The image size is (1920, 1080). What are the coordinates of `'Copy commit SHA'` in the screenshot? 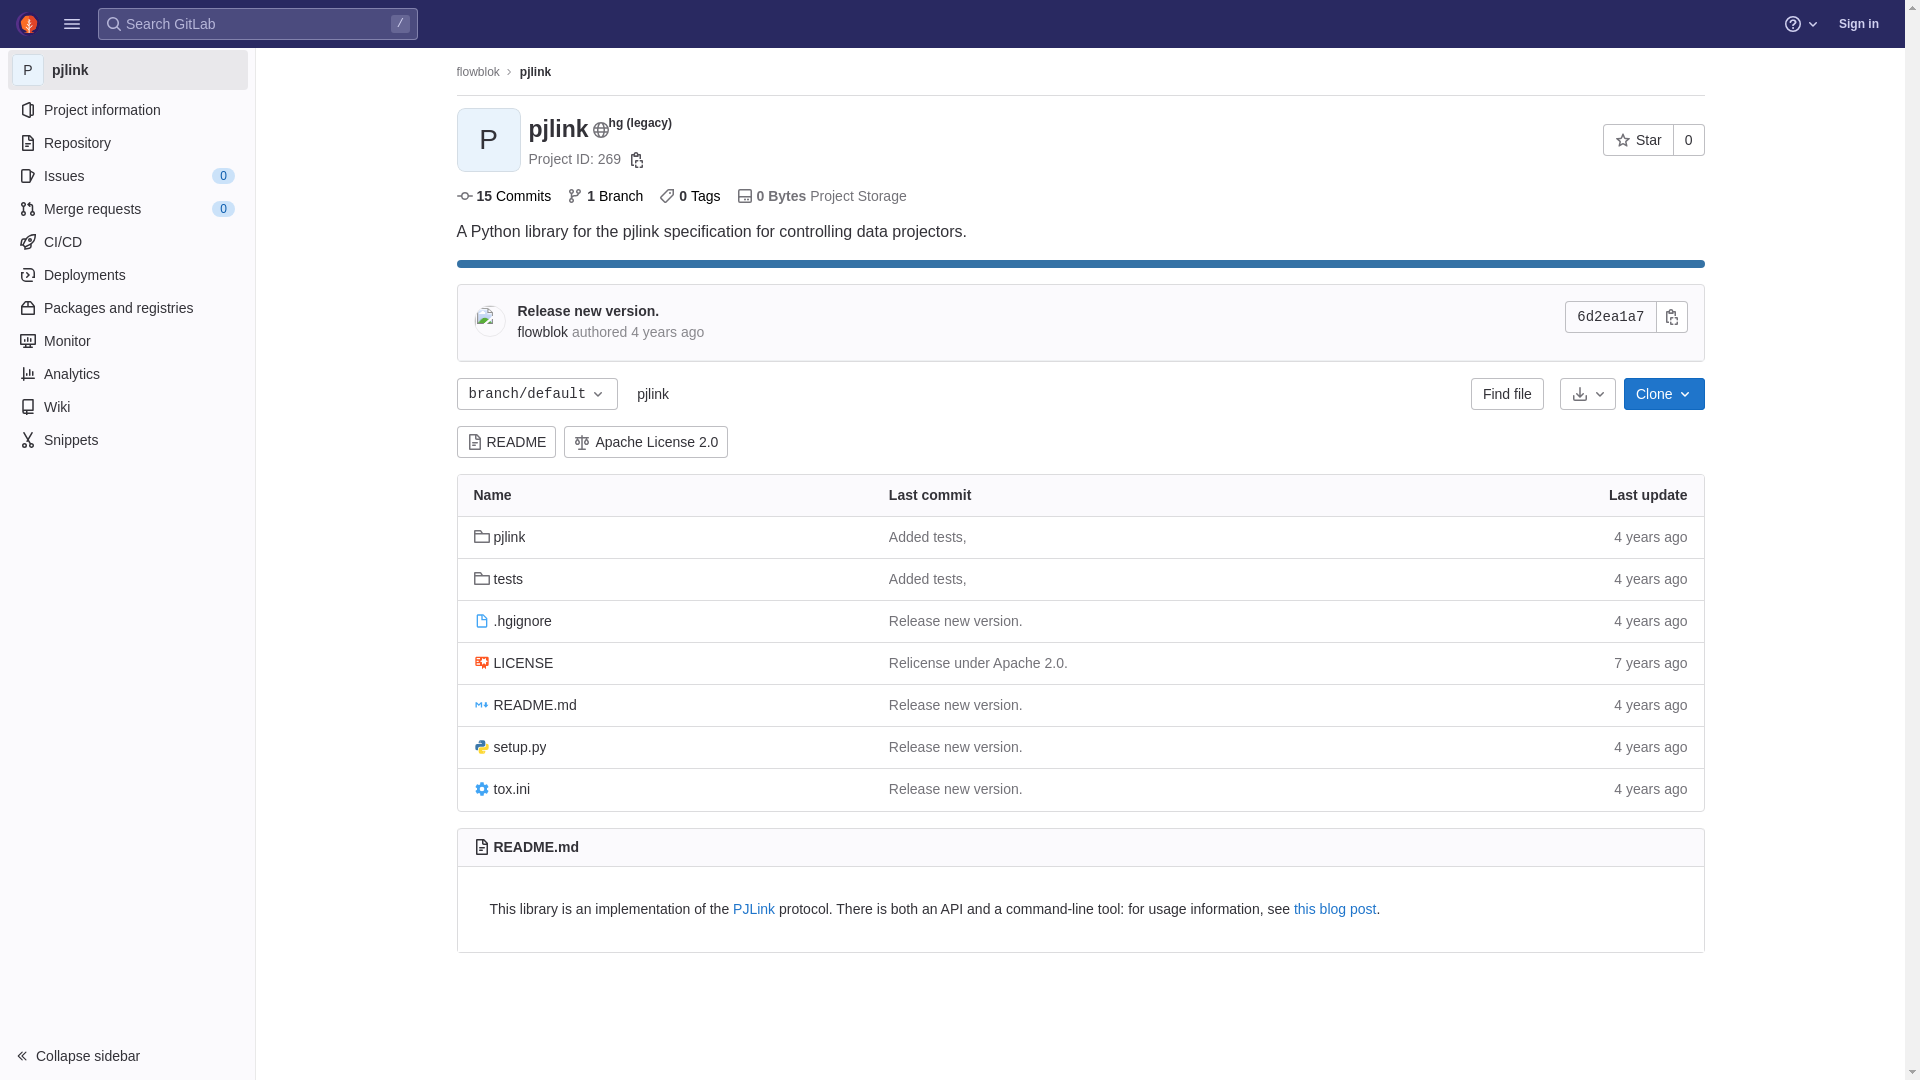 It's located at (1656, 315).